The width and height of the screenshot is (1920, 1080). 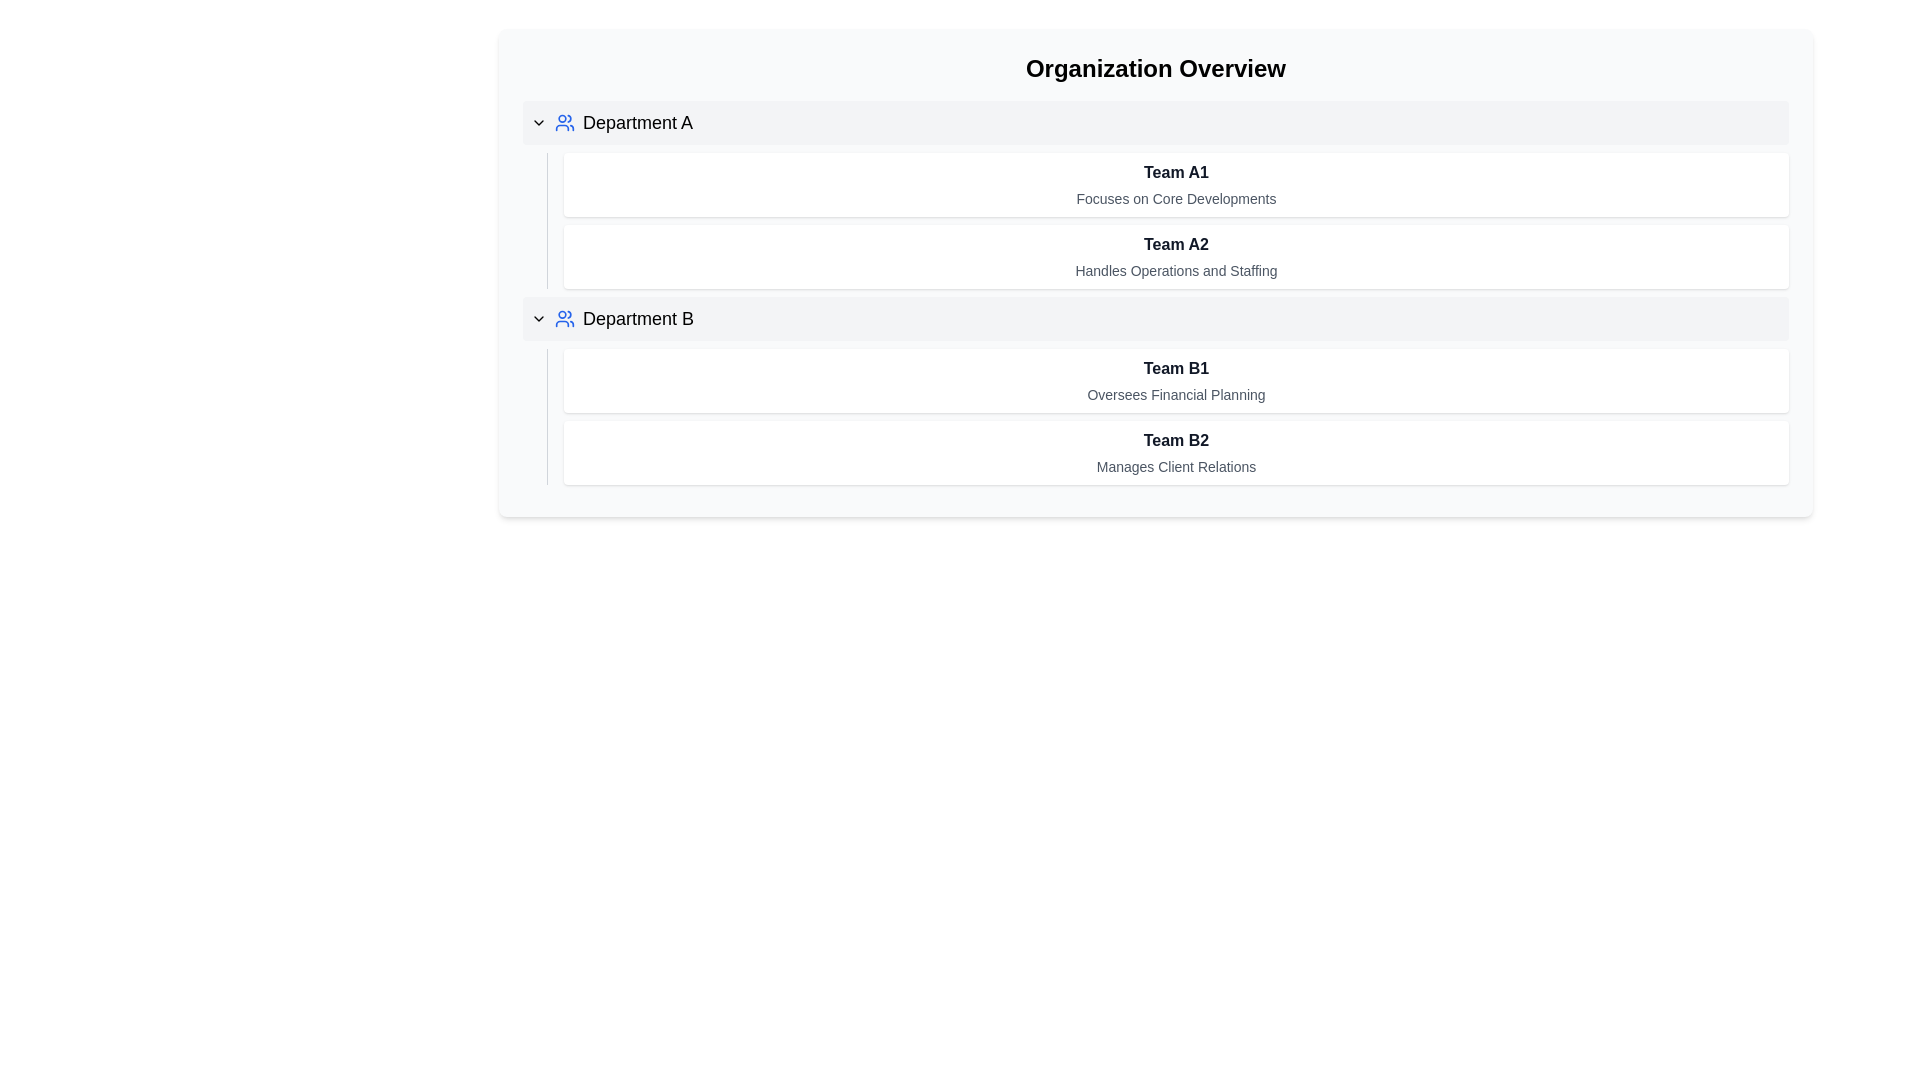 What do you see at coordinates (1176, 439) in the screenshot?
I see `the label reading 'Team B2' which is positioned in the second slot under 'Department B' in the middle section of the interface, preceding the text 'Manages Client Relations'` at bounding box center [1176, 439].